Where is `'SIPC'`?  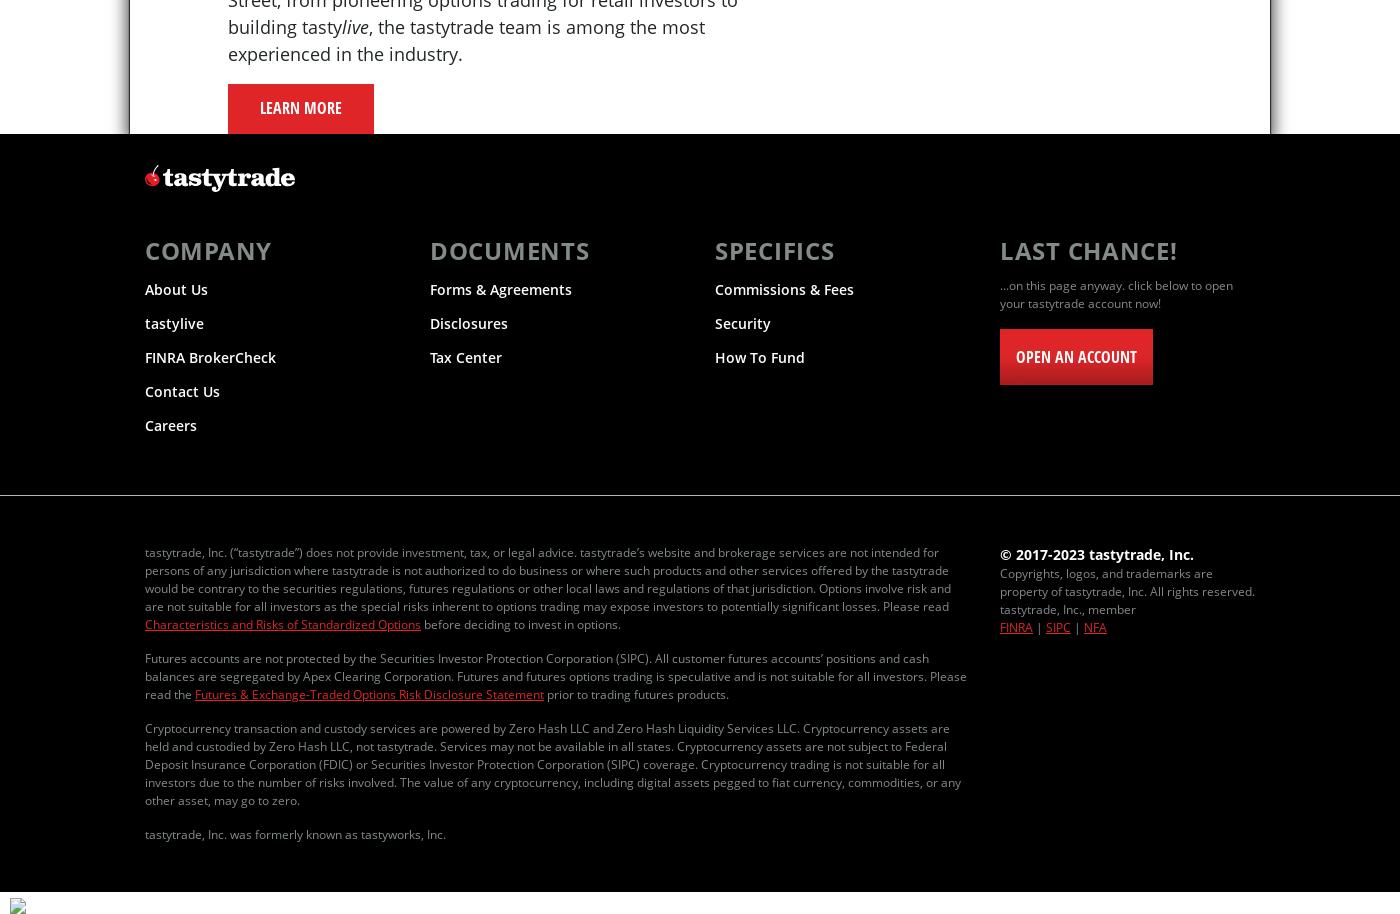 'SIPC' is located at coordinates (1058, 626).